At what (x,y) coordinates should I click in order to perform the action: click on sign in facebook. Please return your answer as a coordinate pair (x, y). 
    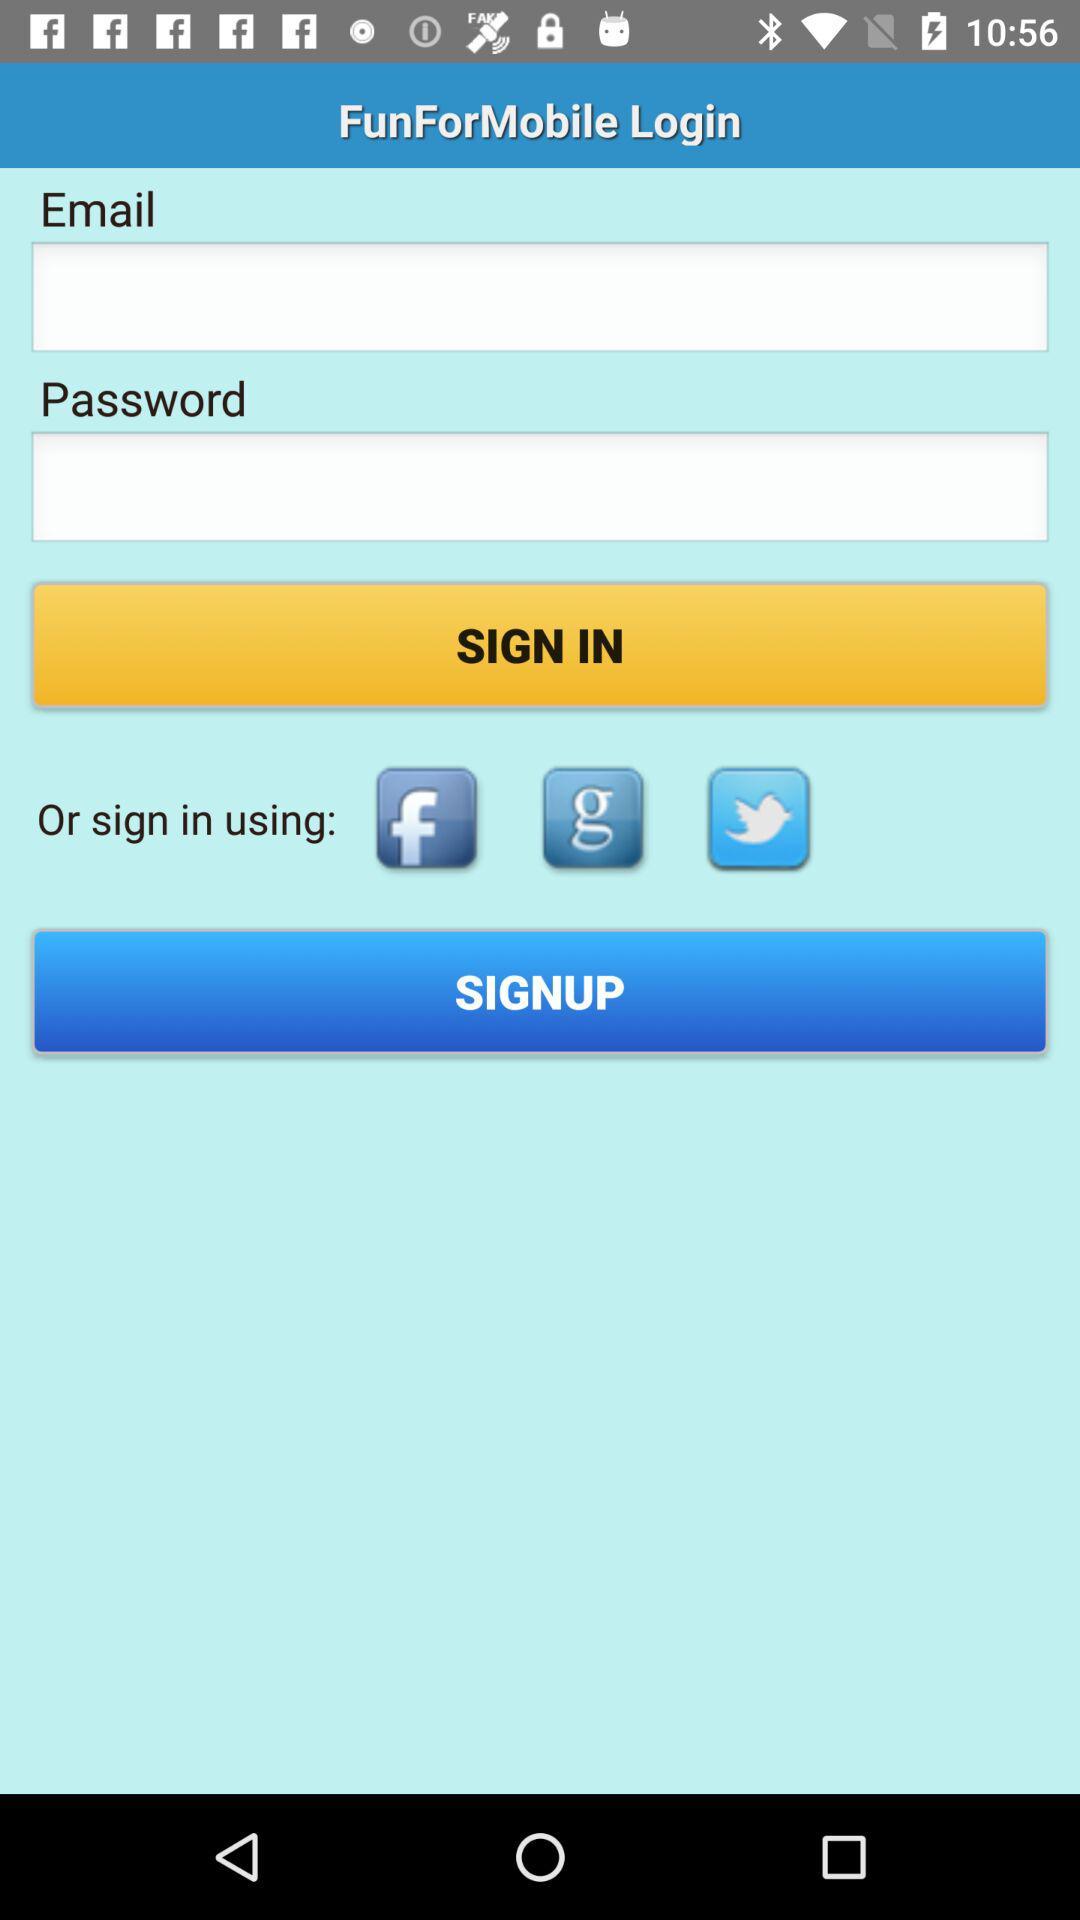
    Looking at the image, I should click on (425, 818).